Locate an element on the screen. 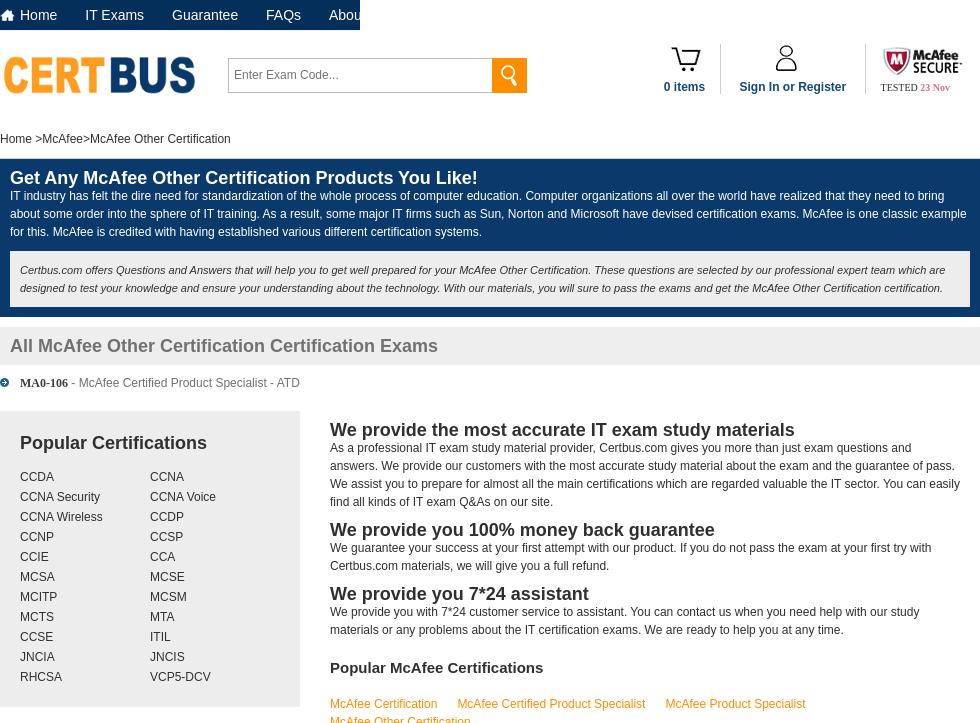 The image size is (980, 723). '23 Nov' is located at coordinates (935, 86).